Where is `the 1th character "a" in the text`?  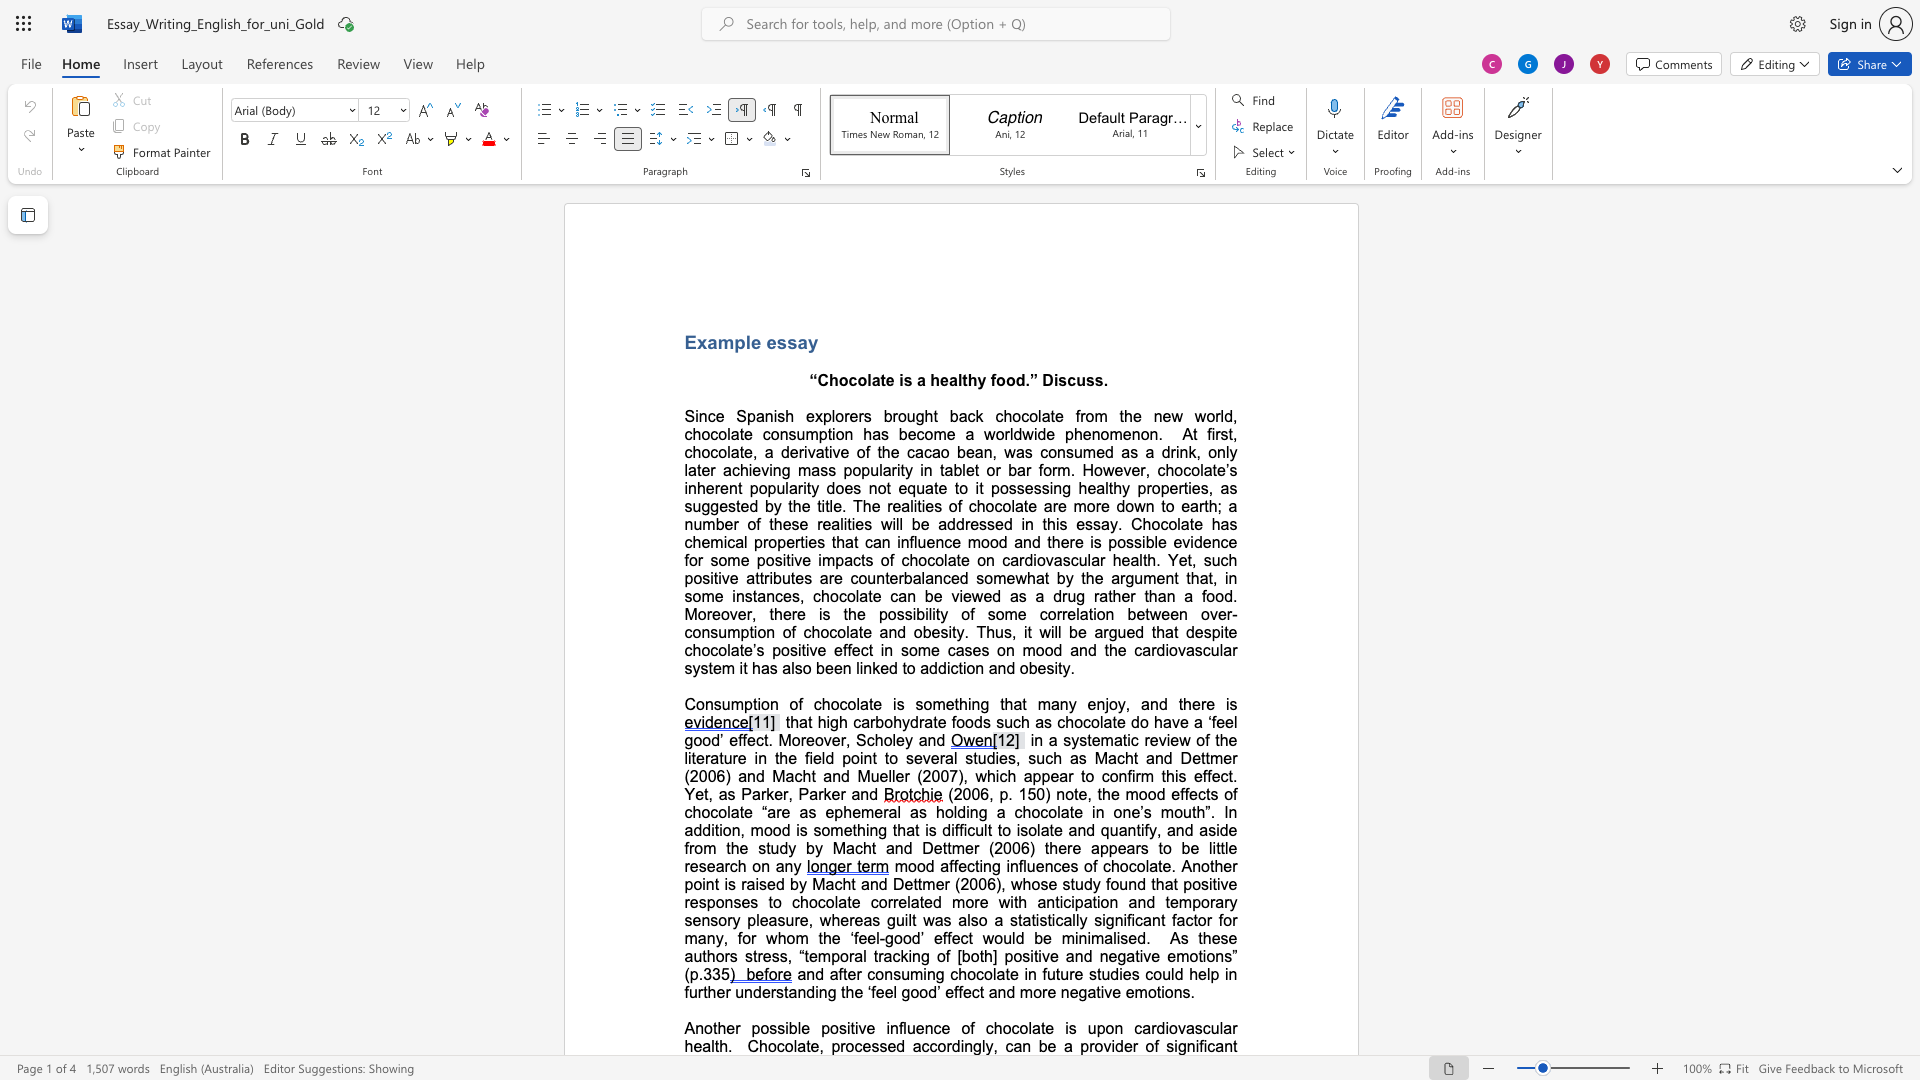 the 1th character "a" in the text is located at coordinates (876, 380).